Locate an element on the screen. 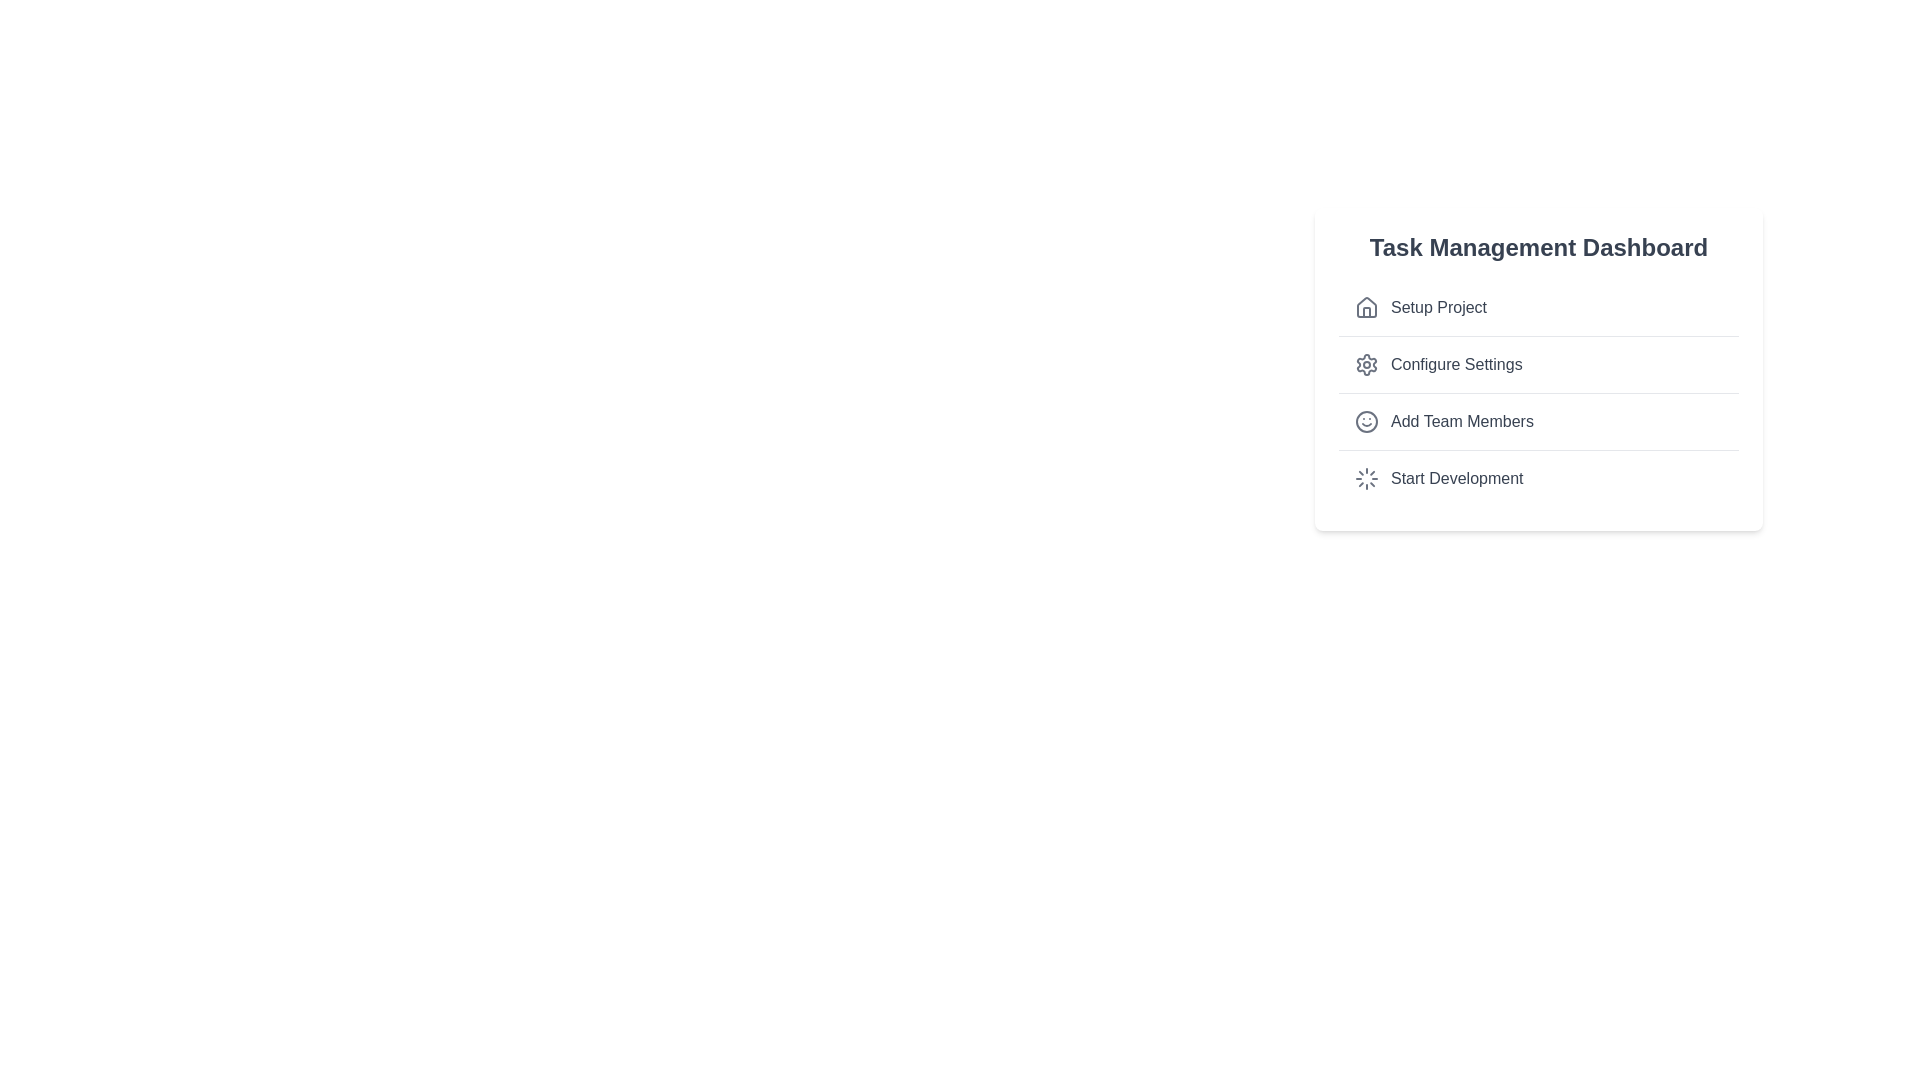 The height and width of the screenshot is (1080, 1920). an item in the task list located within the 'Task Management Dashboard' is located at coordinates (1538, 393).